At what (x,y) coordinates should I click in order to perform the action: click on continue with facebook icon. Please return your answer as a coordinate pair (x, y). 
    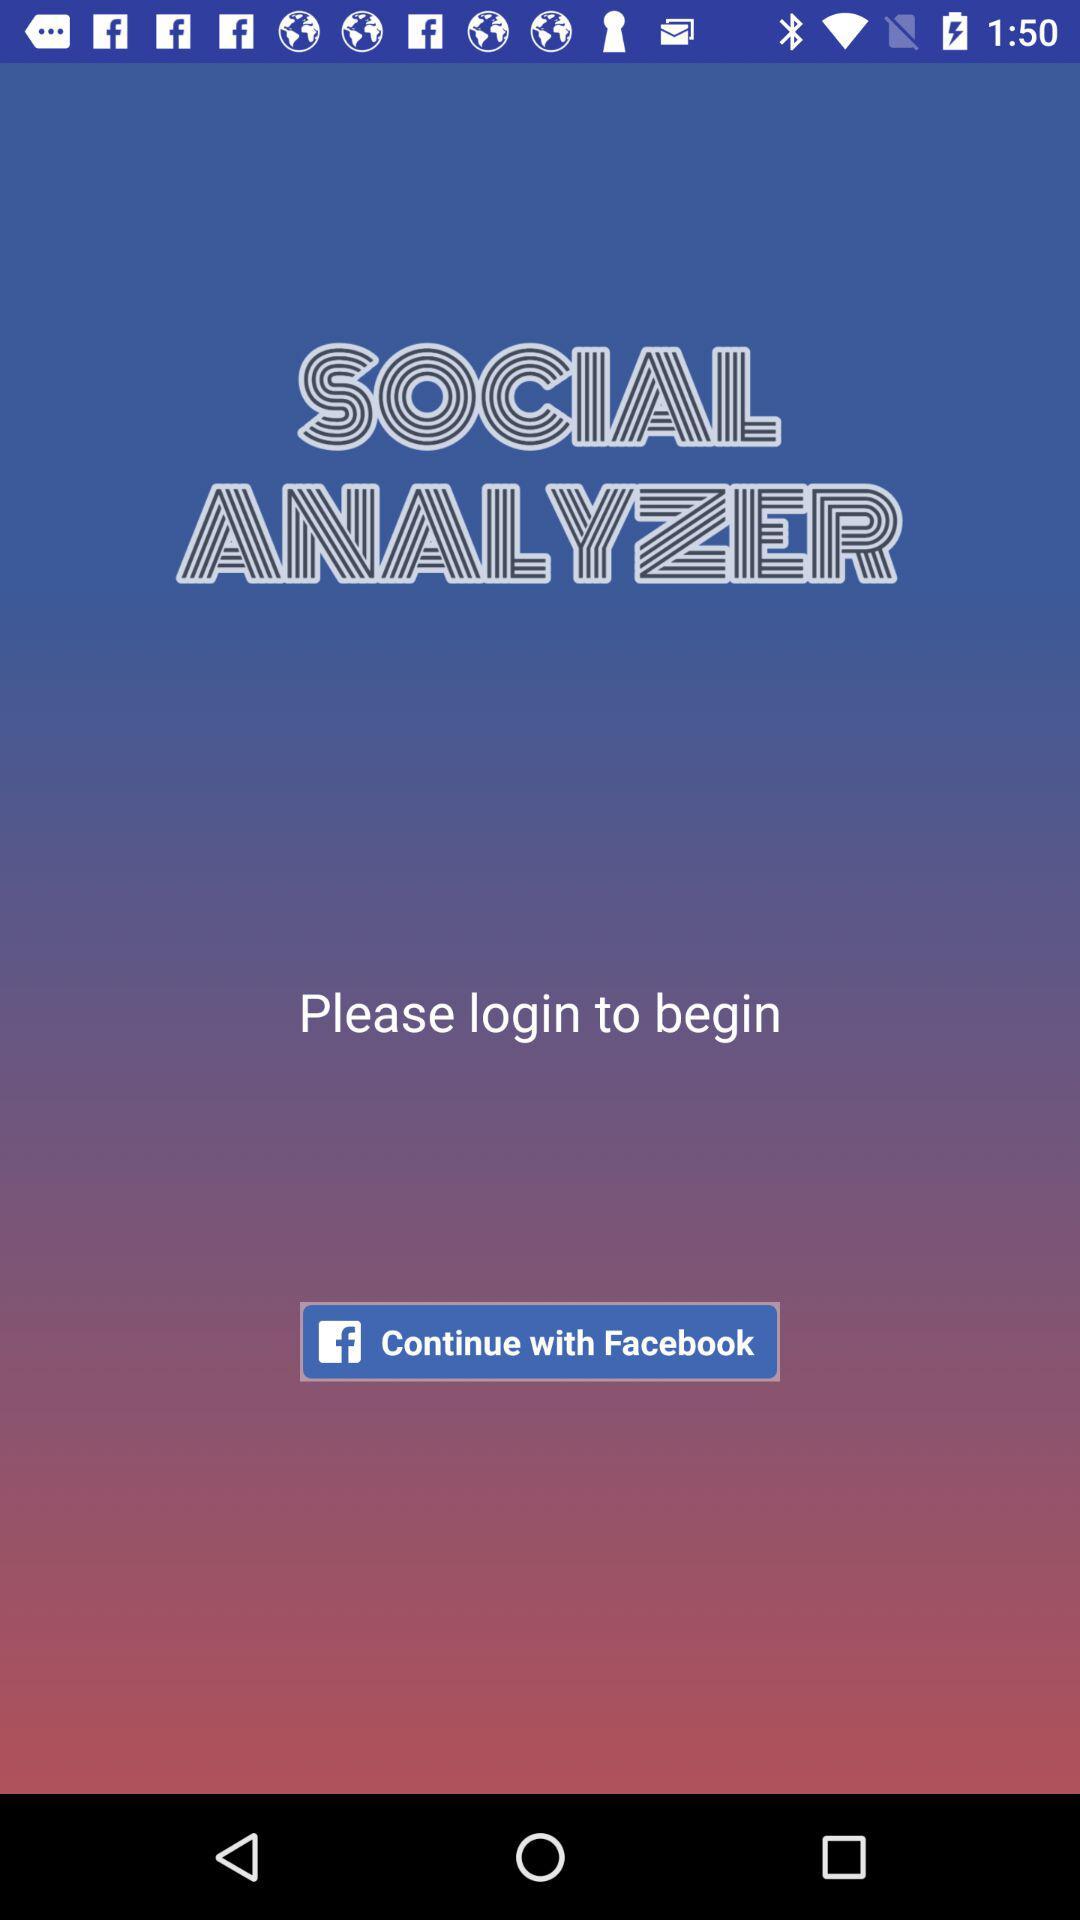
    Looking at the image, I should click on (540, 1341).